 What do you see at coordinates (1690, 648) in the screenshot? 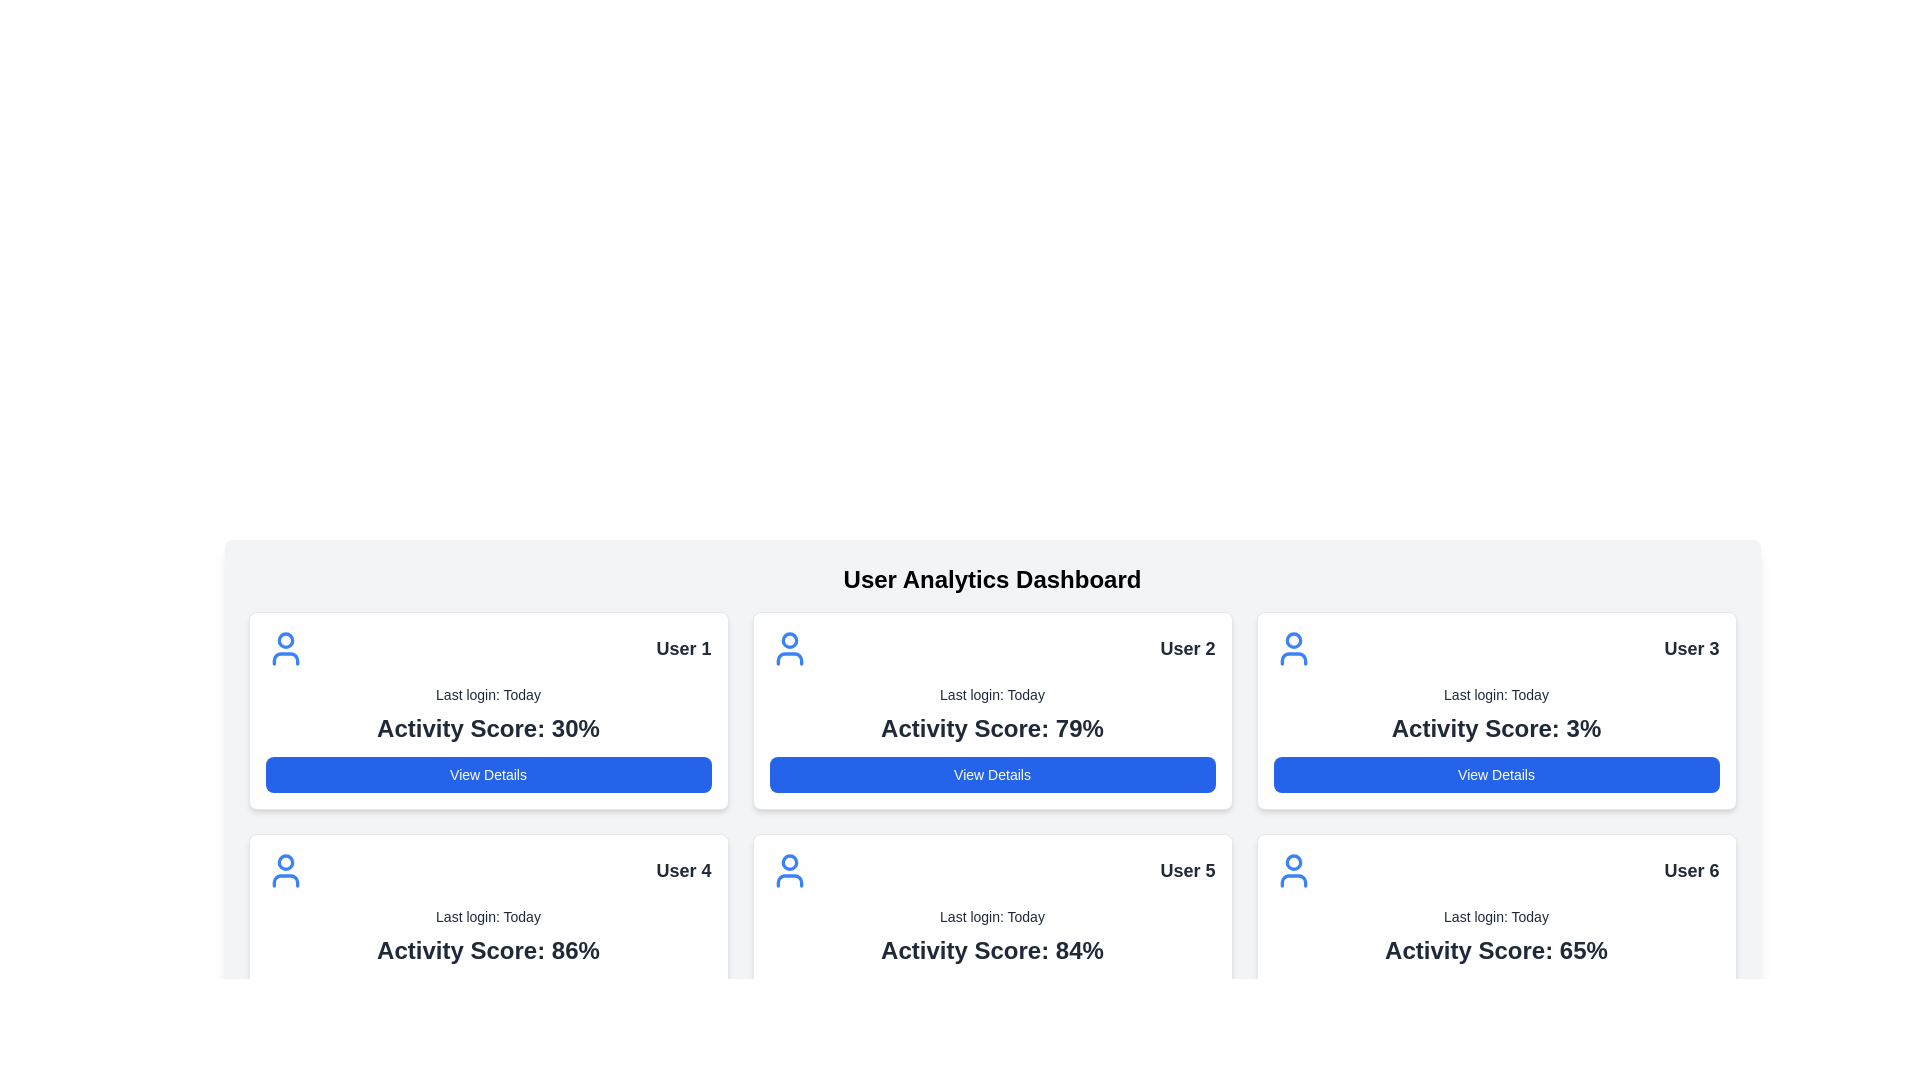
I see `the text label indicating the identifier for the associated user card, which is located at the top-right corner of the third user card in the second row of cards` at bounding box center [1690, 648].